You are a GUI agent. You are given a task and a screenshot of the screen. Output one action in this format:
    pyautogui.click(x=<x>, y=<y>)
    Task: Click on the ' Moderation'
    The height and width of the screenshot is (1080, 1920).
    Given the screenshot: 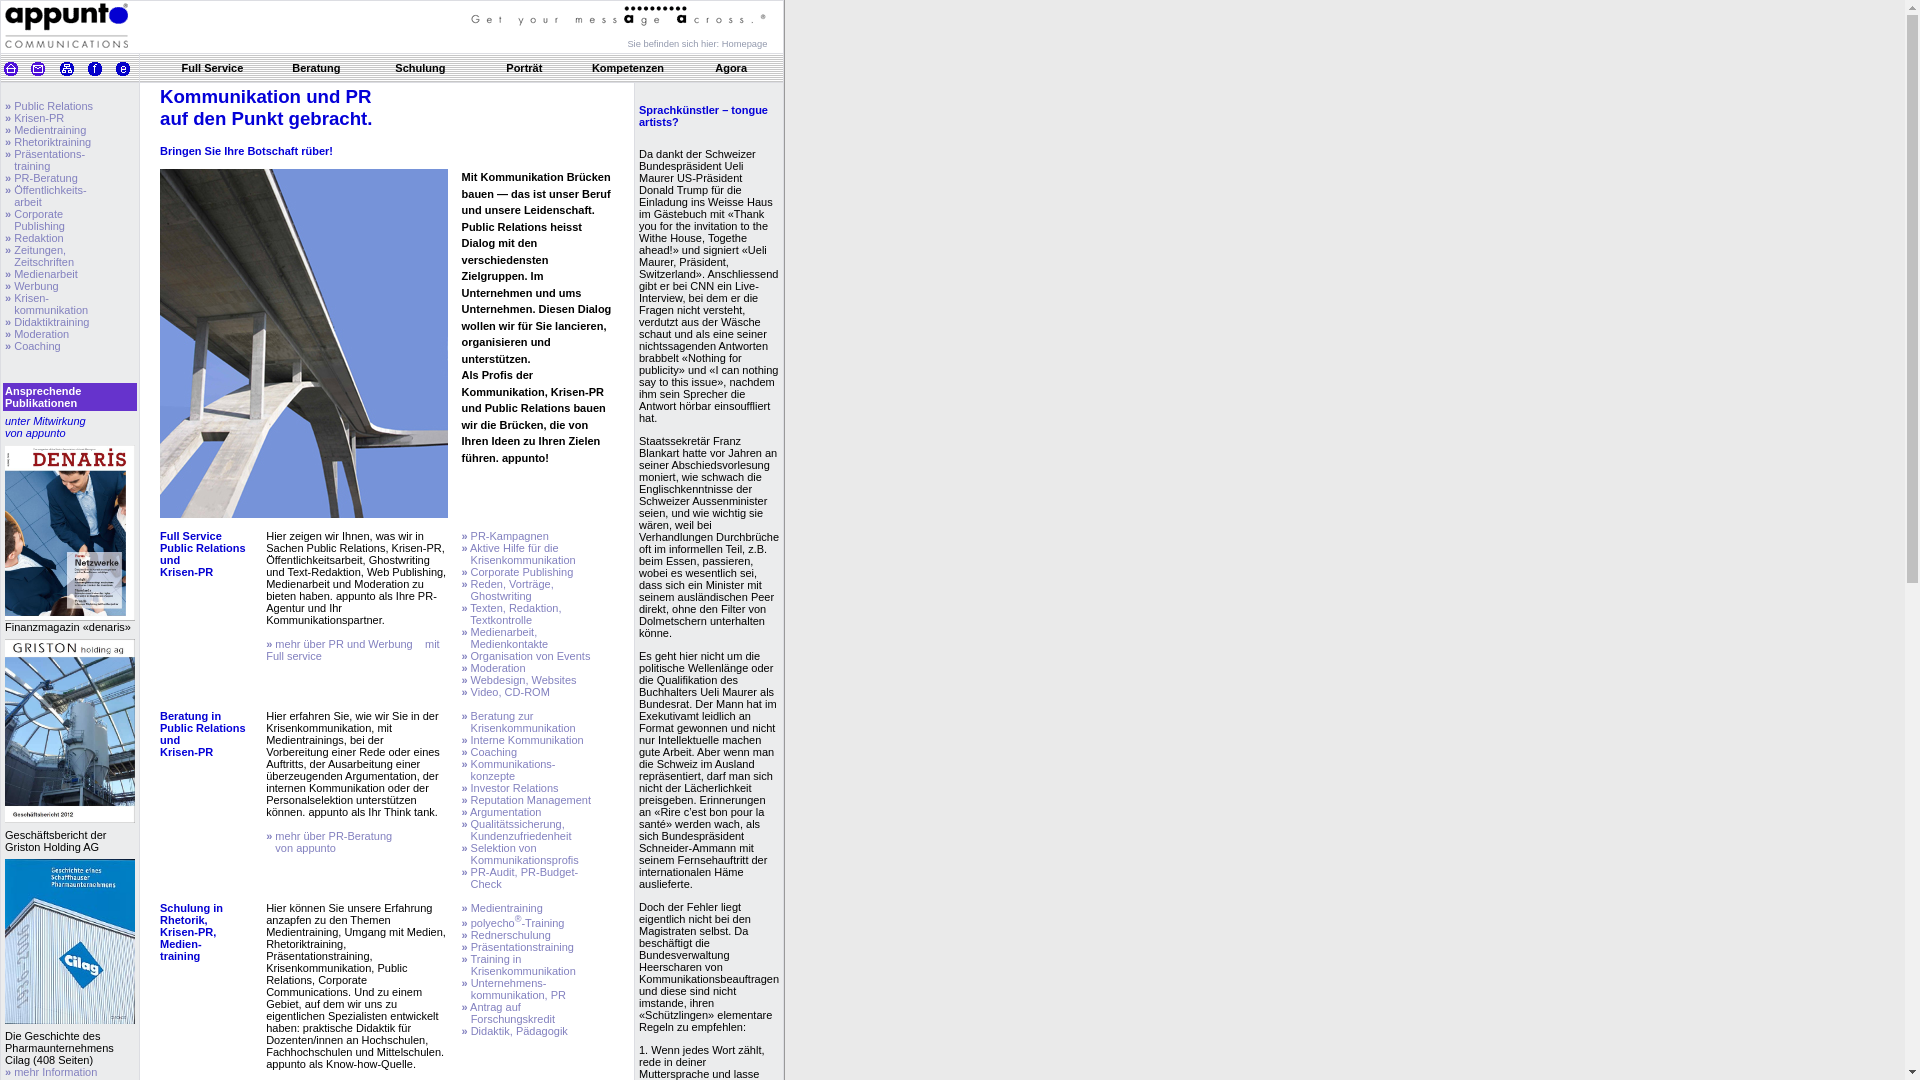 What is the action you would take?
    pyautogui.click(x=39, y=333)
    